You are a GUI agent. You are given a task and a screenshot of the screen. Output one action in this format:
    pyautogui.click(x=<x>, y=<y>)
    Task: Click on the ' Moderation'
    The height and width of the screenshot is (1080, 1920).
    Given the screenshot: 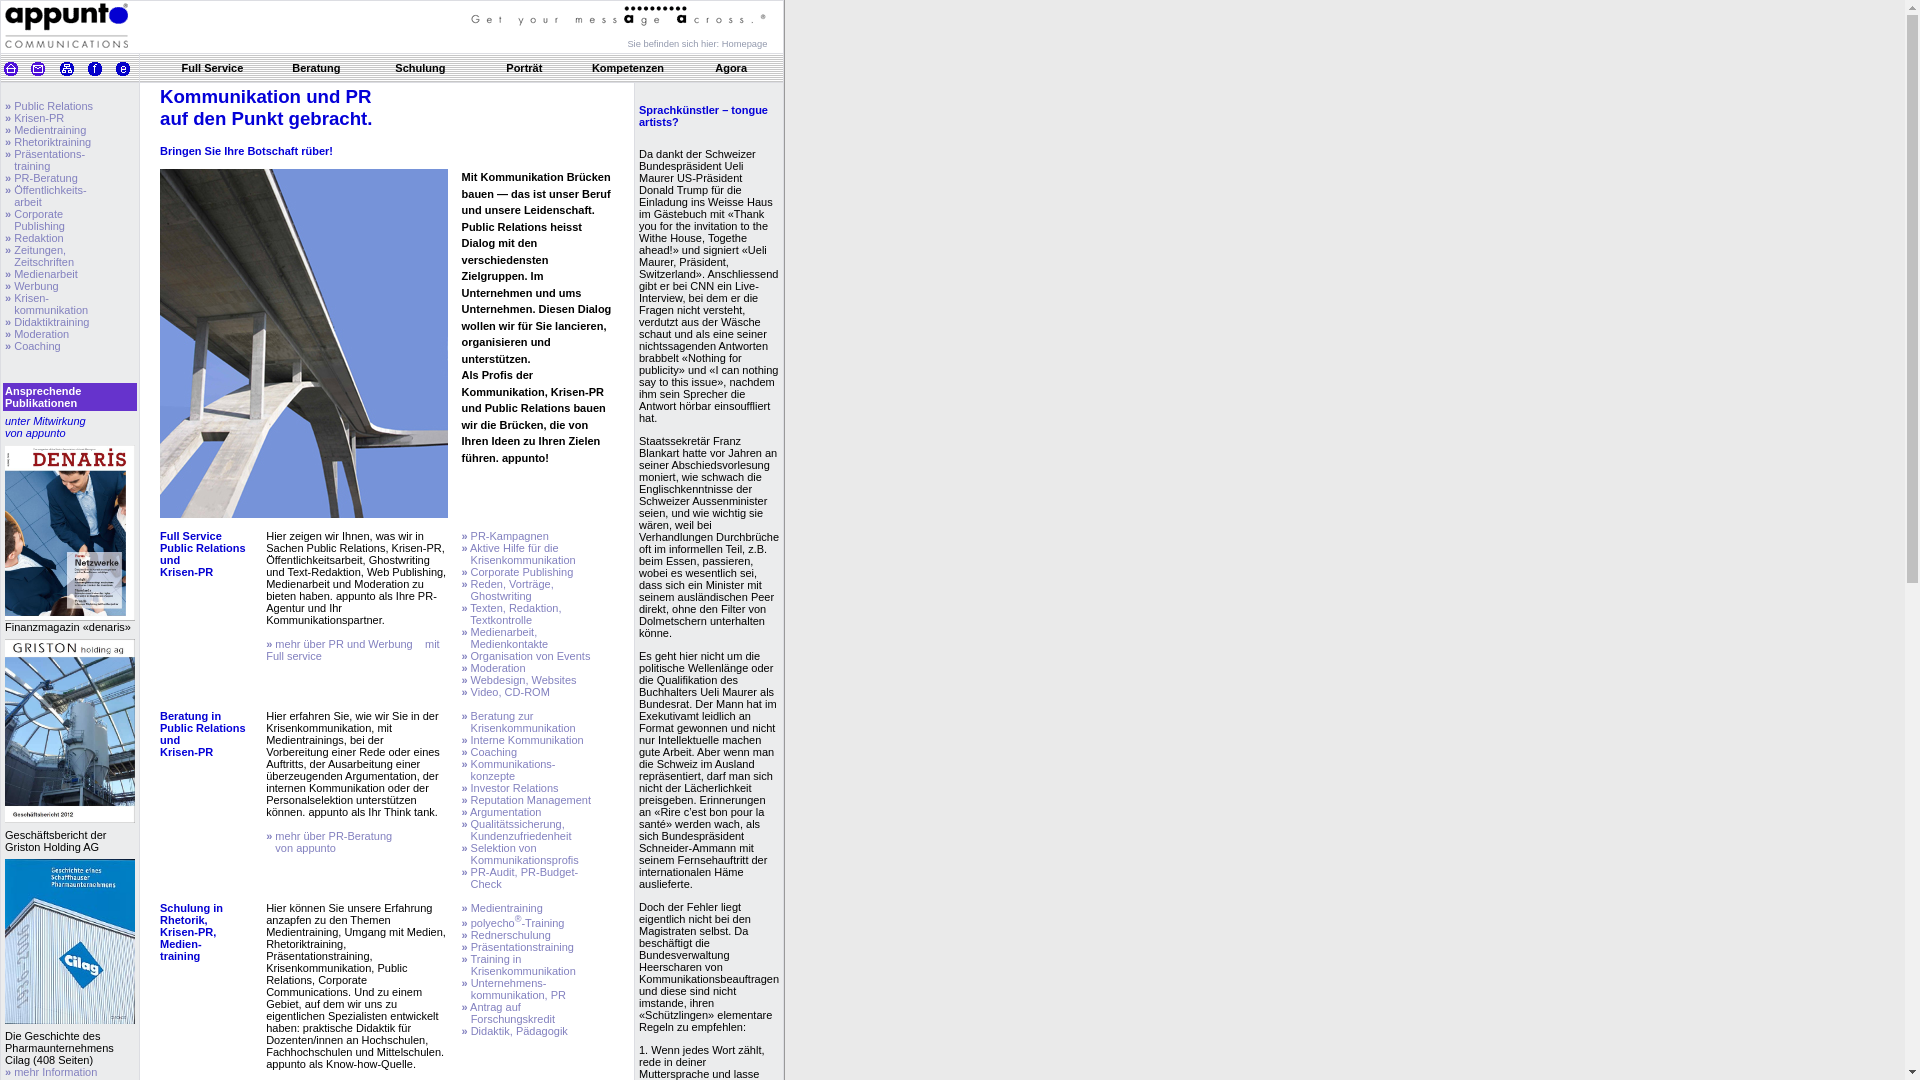 What is the action you would take?
    pyautogui.click(x=39, y=333)
    